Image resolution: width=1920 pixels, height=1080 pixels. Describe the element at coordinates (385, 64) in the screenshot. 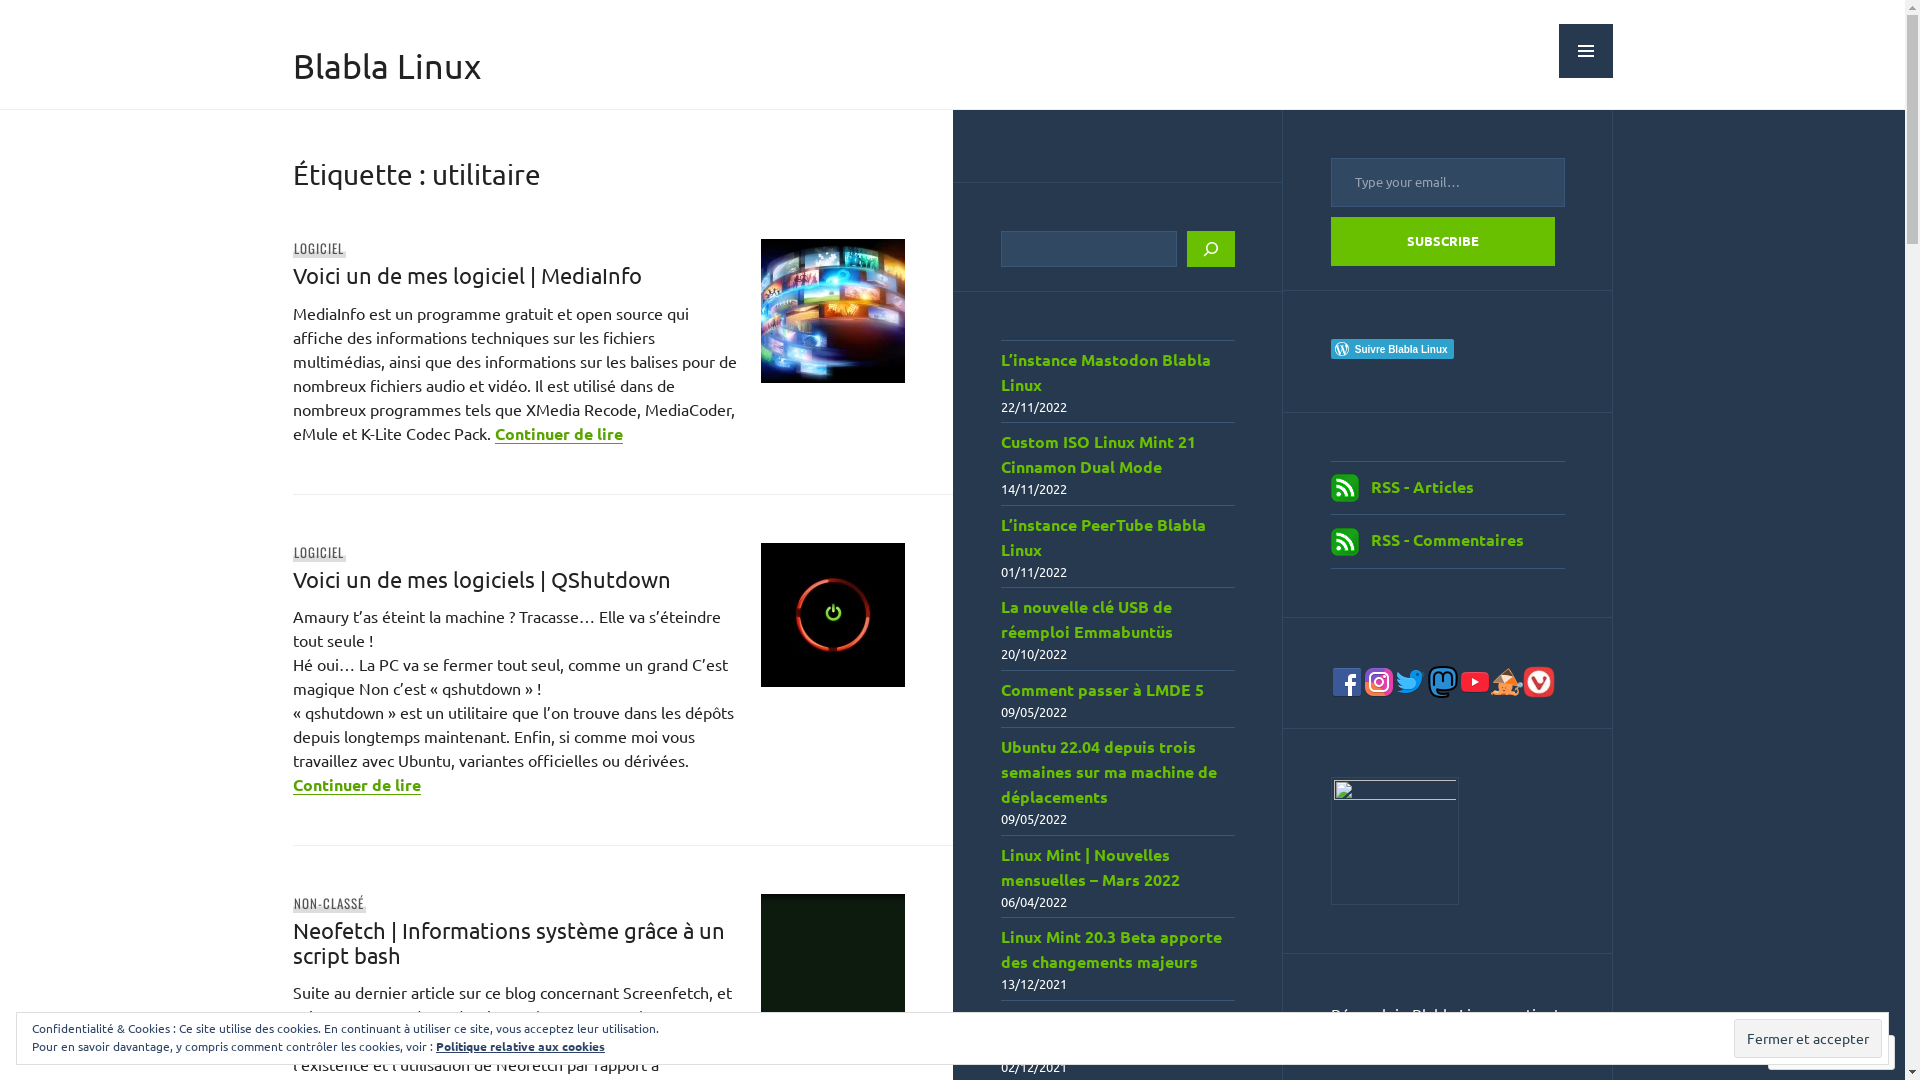

I see `'Blabla Linux'` at that location.